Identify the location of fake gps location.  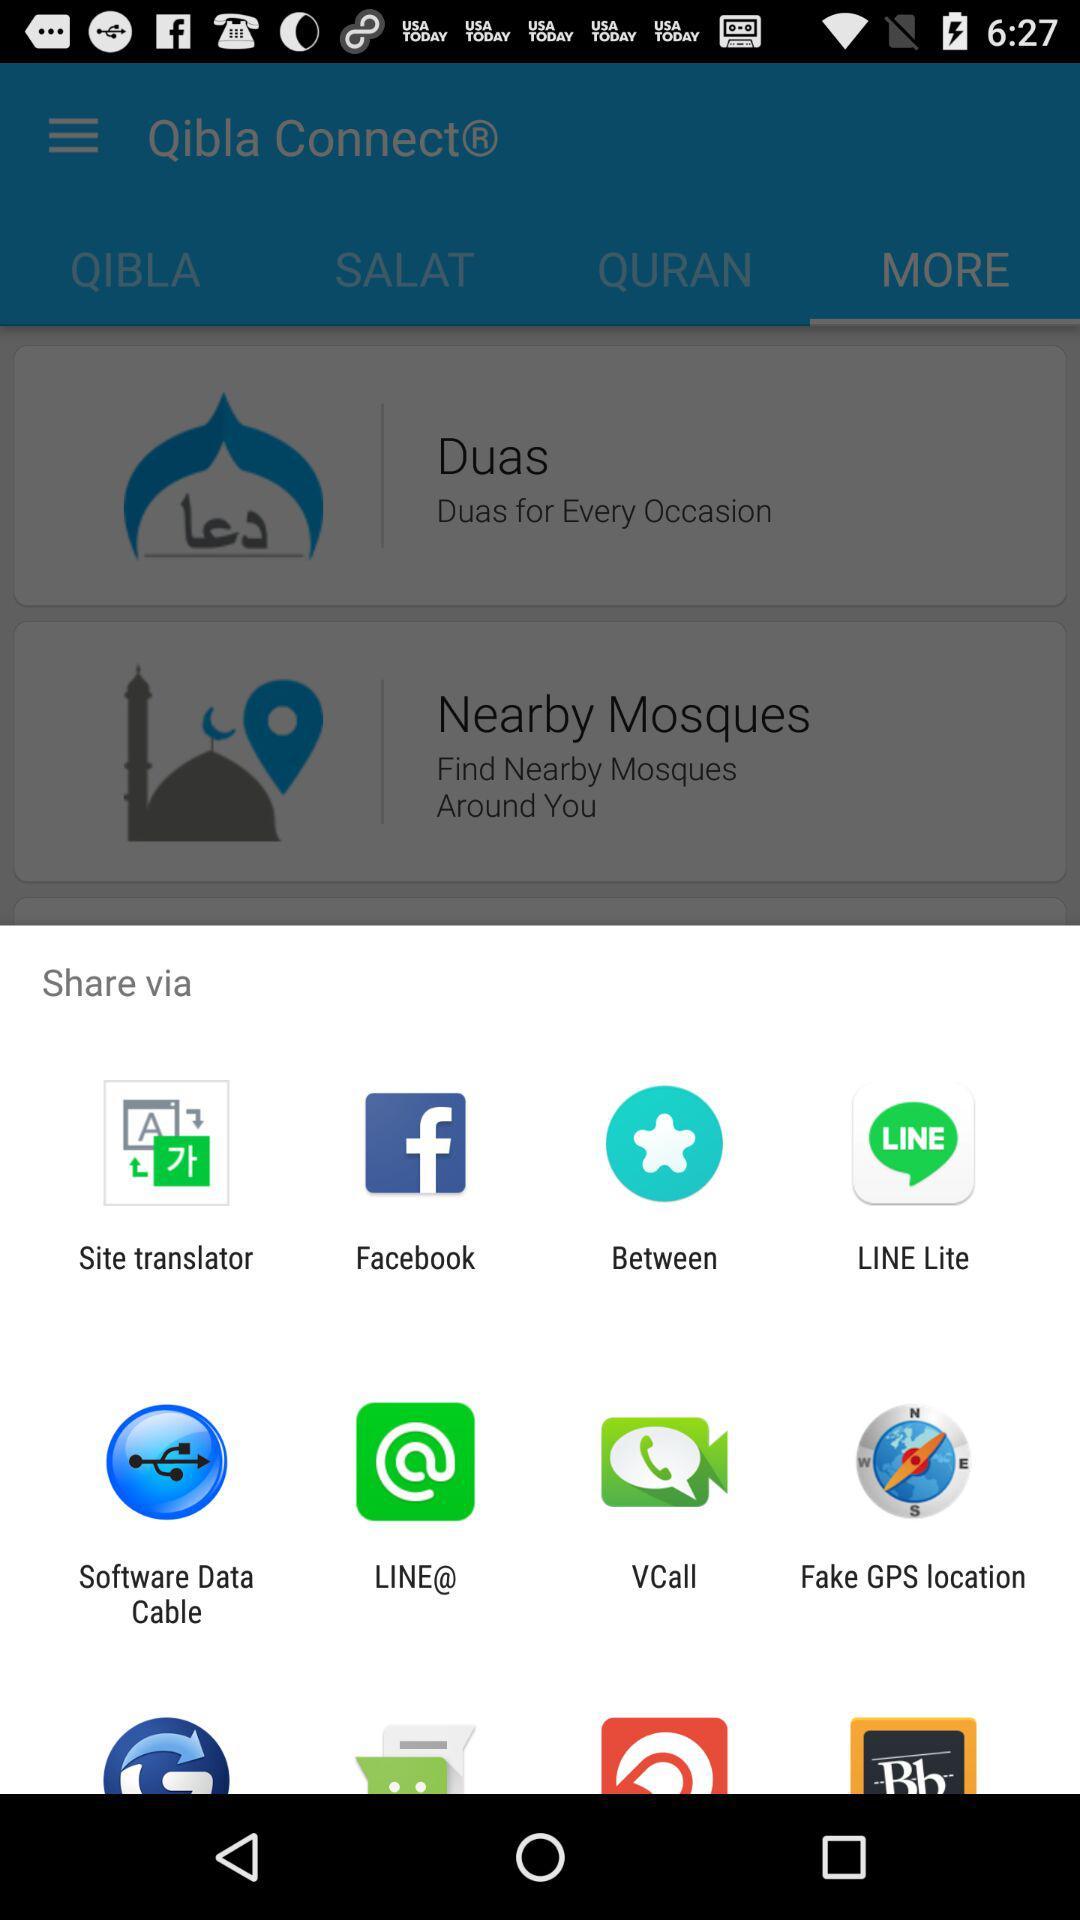
(913, 1592).